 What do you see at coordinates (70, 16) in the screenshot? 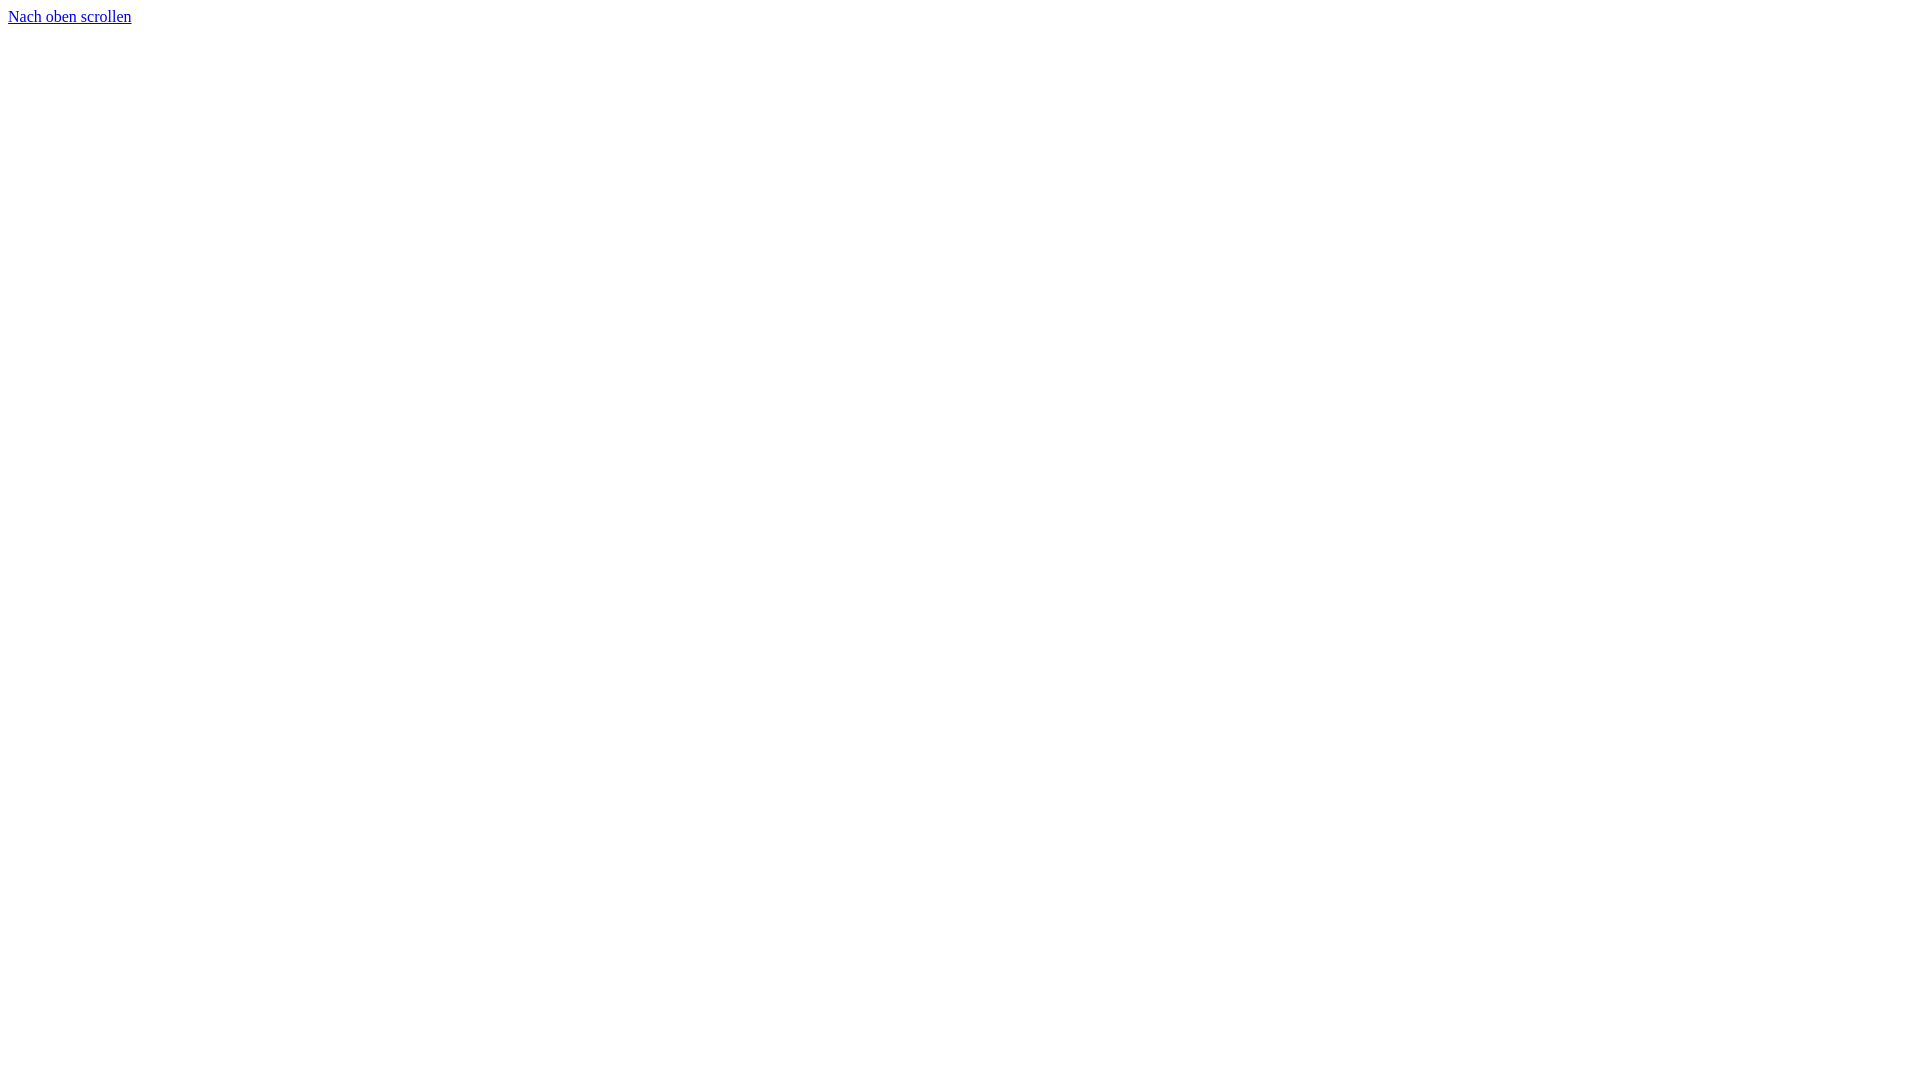
I see `'Nach oben scrollen'` at bounding box center [70, 16].